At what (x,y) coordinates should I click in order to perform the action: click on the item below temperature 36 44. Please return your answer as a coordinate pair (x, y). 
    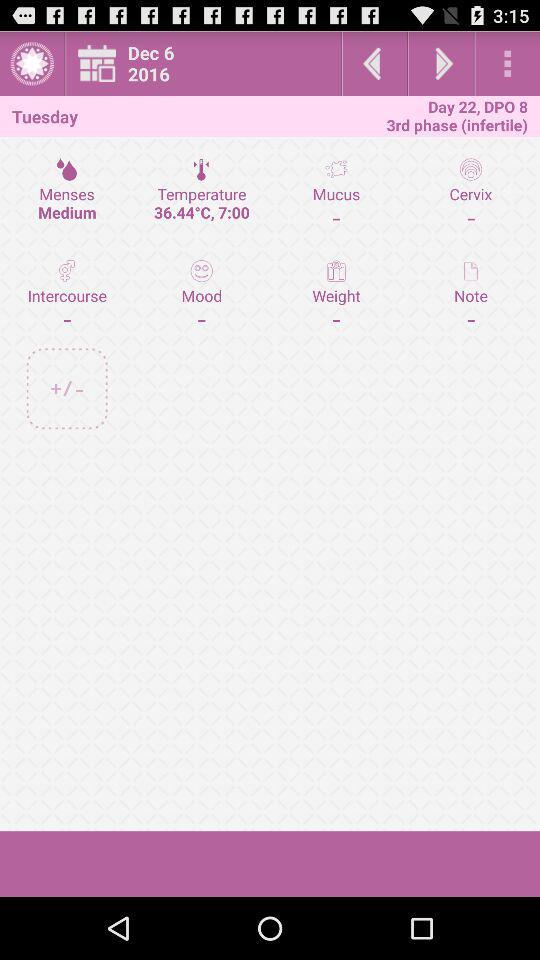
    Looking at the image, I should click on (336, 293).